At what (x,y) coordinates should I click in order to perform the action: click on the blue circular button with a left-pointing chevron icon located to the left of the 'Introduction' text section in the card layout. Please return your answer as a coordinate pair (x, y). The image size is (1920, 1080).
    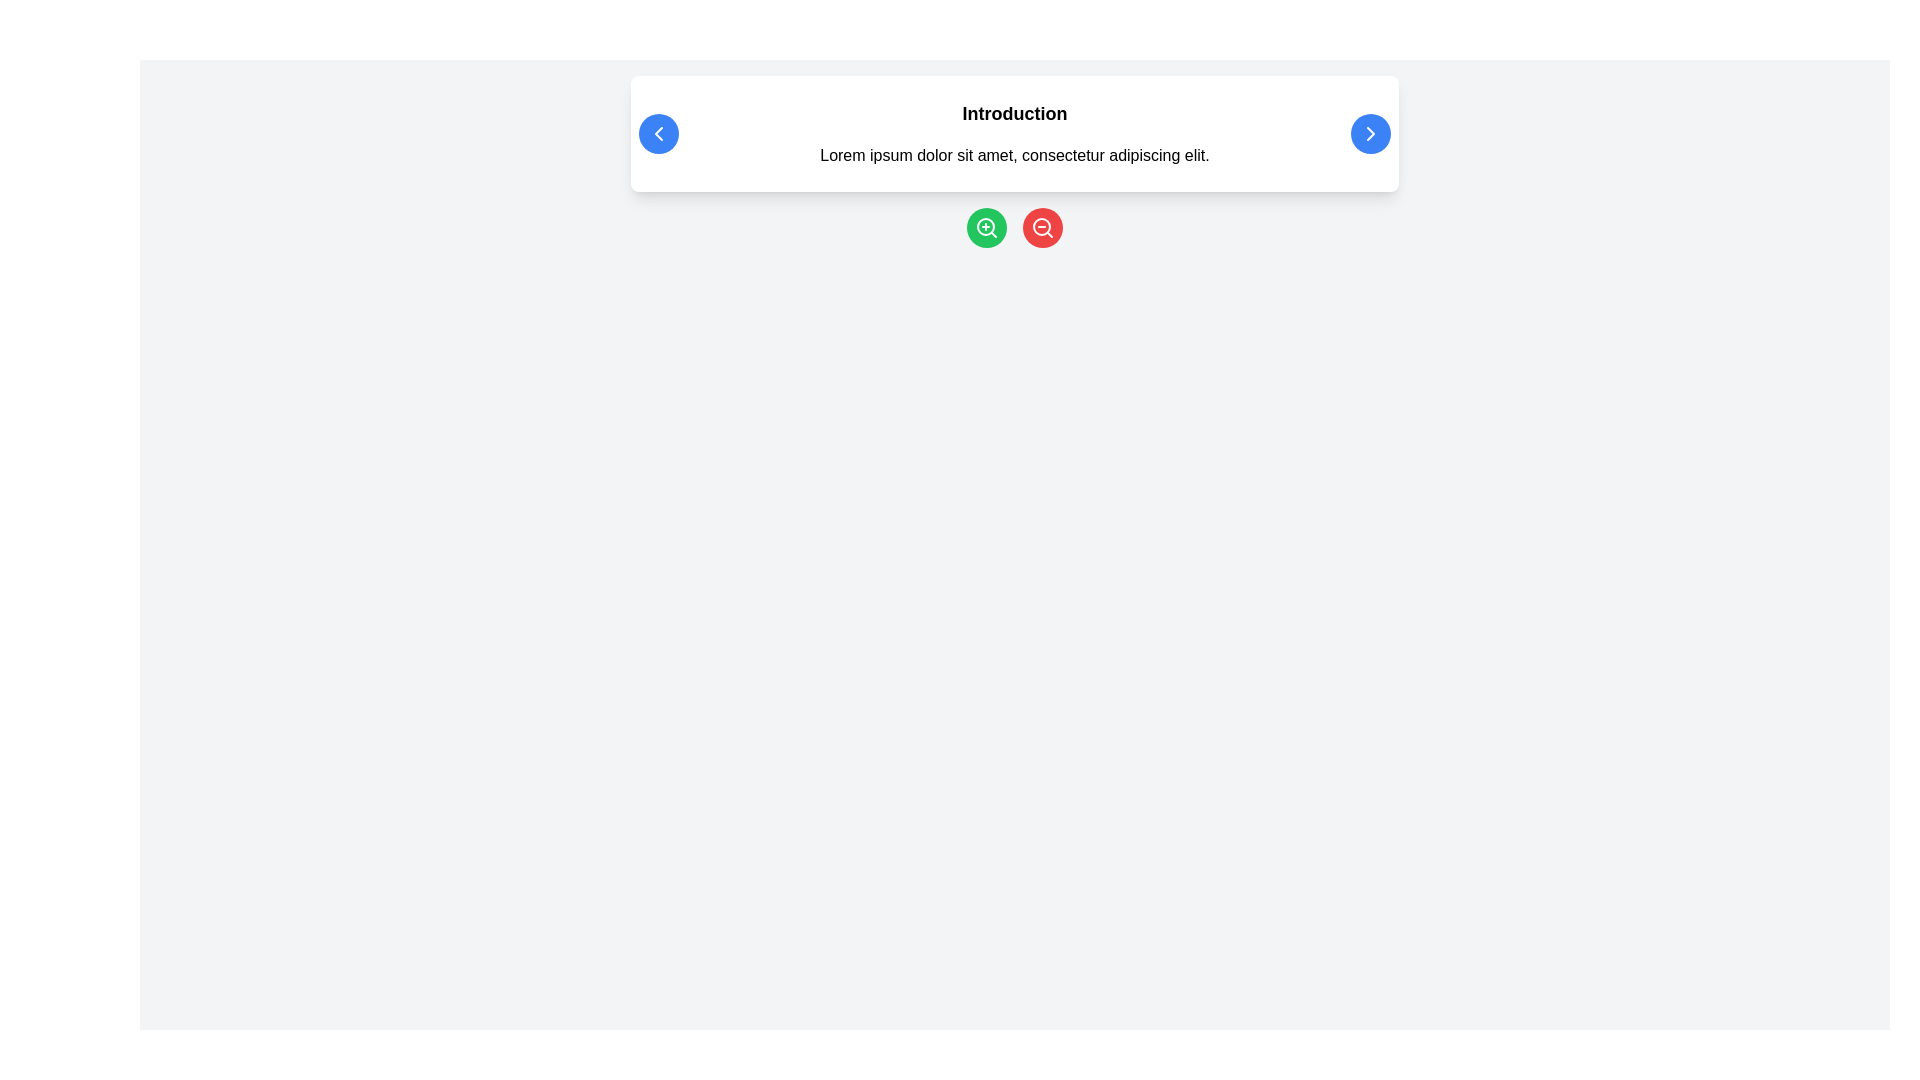
    Looking at the image, I should click on (658, 134).